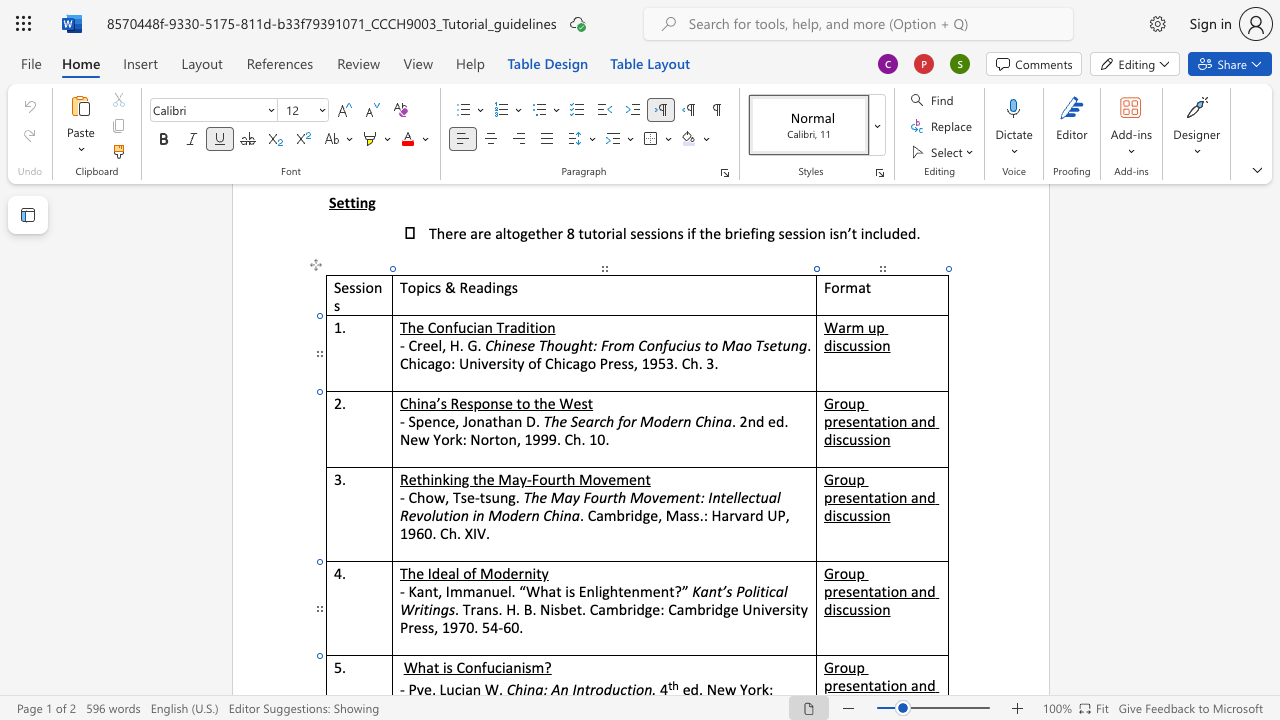 This screenshot has width=1280, height=720. What do you see at coordinates (677, 420) in the screenshot?
I see `the space between the continuous character "e" and "r" in the text` at bounding box center [677, 420].